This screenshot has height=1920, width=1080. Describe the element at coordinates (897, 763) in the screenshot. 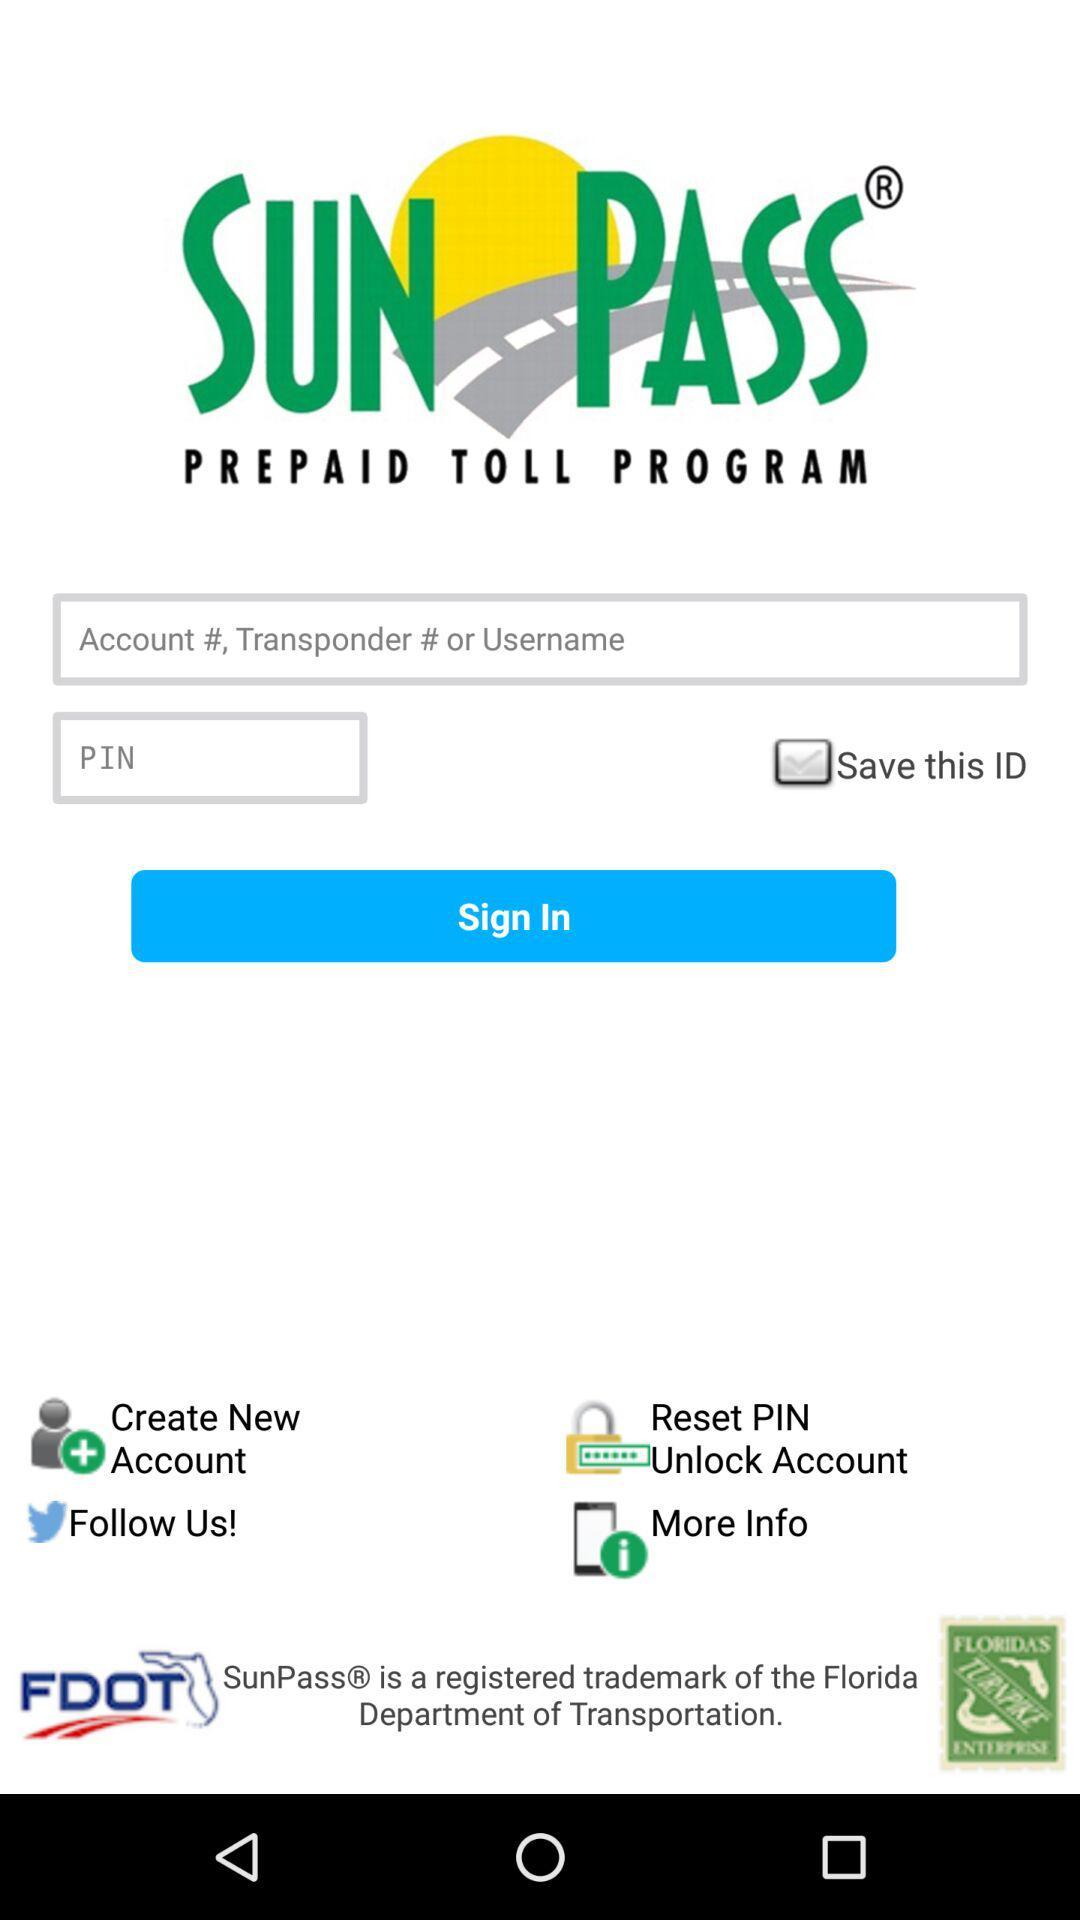

I see `checkbox on the right` at that location.